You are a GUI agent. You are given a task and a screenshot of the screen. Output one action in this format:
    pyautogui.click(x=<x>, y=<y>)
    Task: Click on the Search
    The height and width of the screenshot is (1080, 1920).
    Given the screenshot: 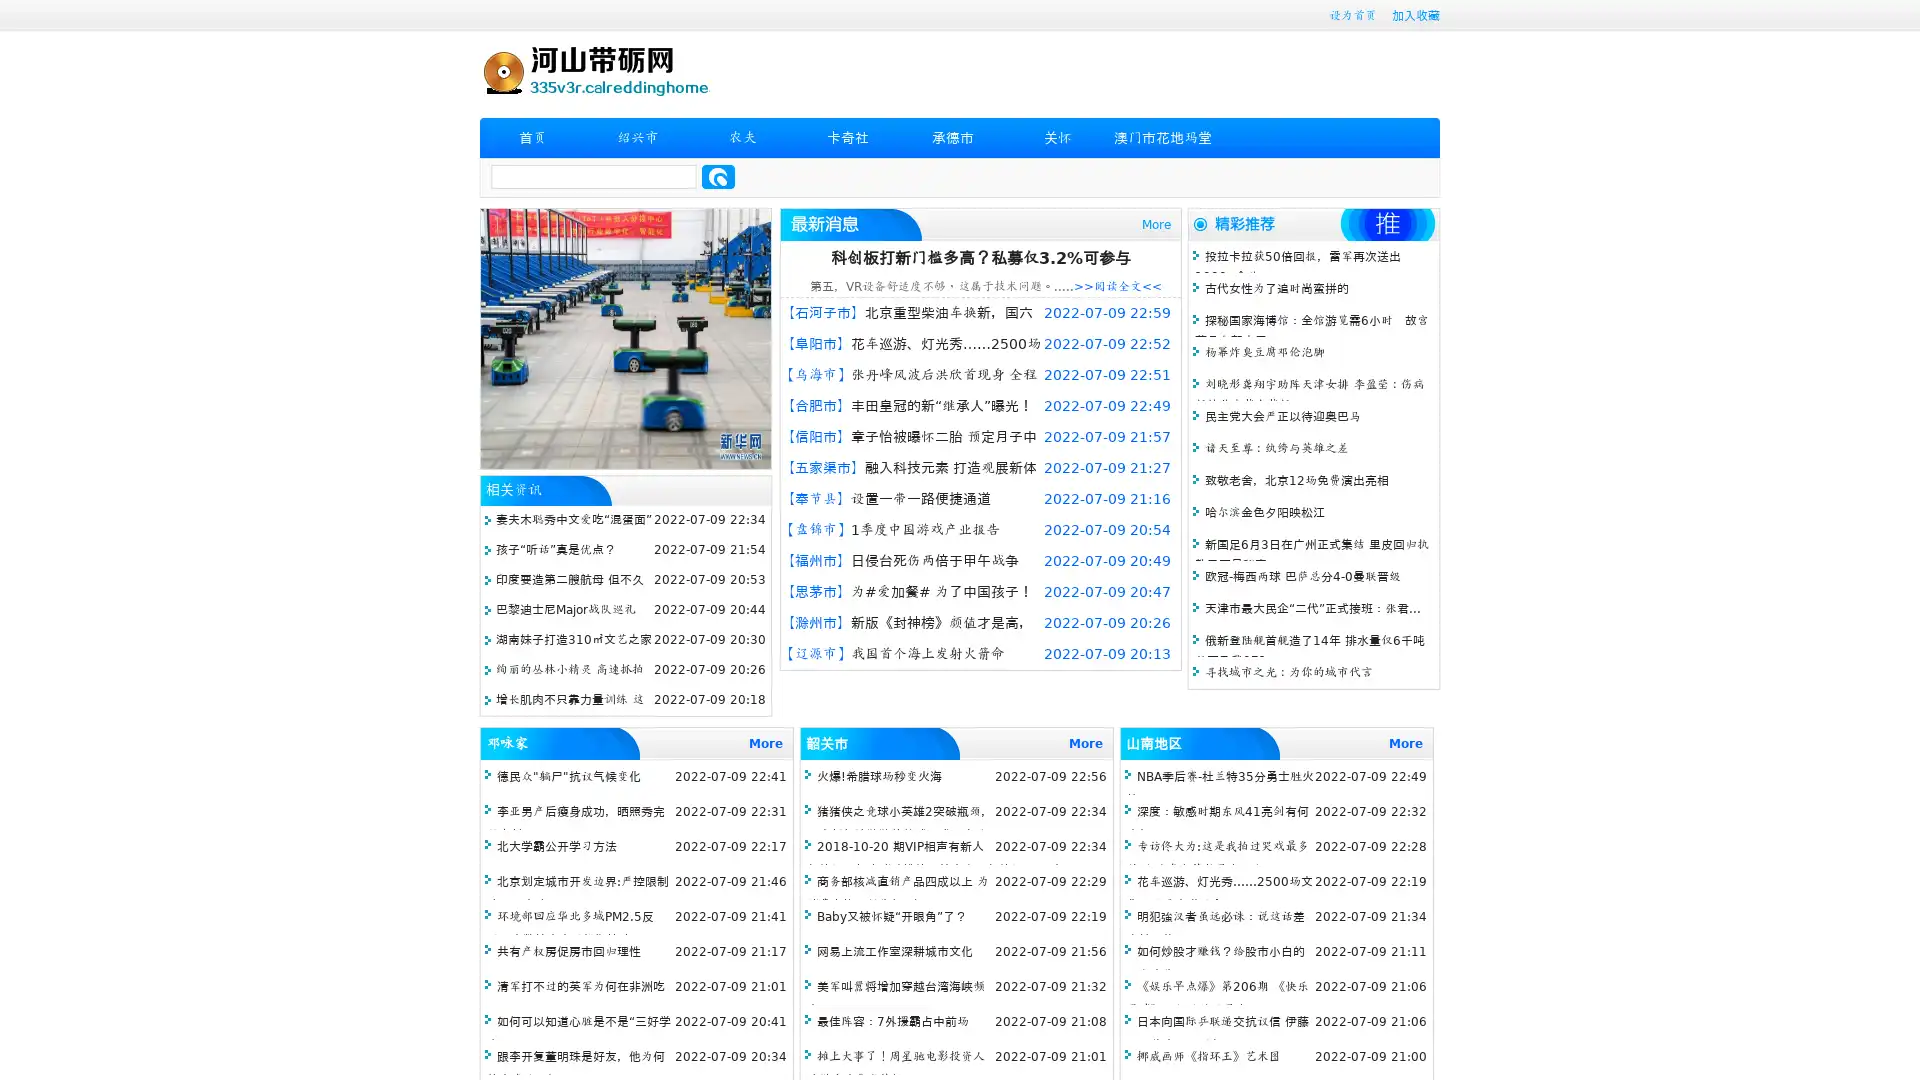 What is the action you would take?
    pyautogui.click(x=718, y=176)
    